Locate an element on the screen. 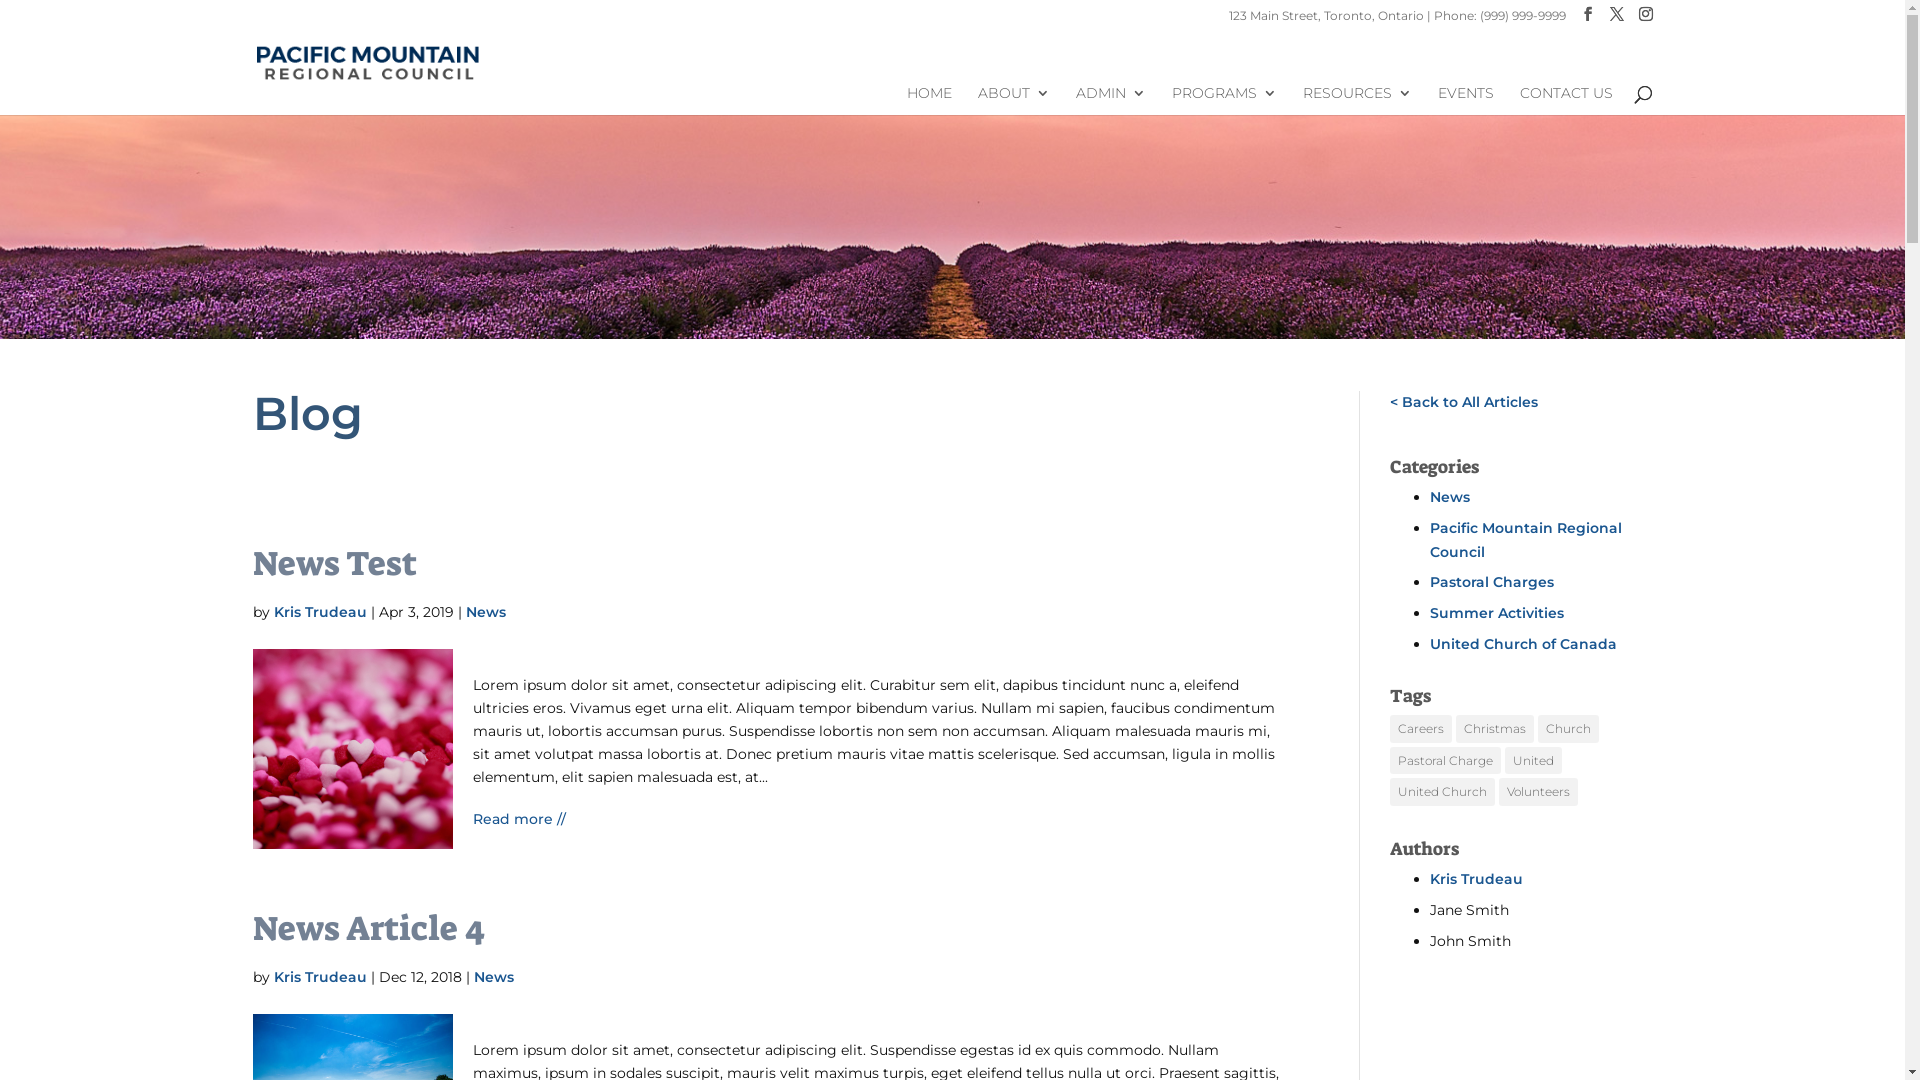 The width and height of the screenshot is (1920, 1080). 'ABOUT' is located at coordinates (1013, 100).